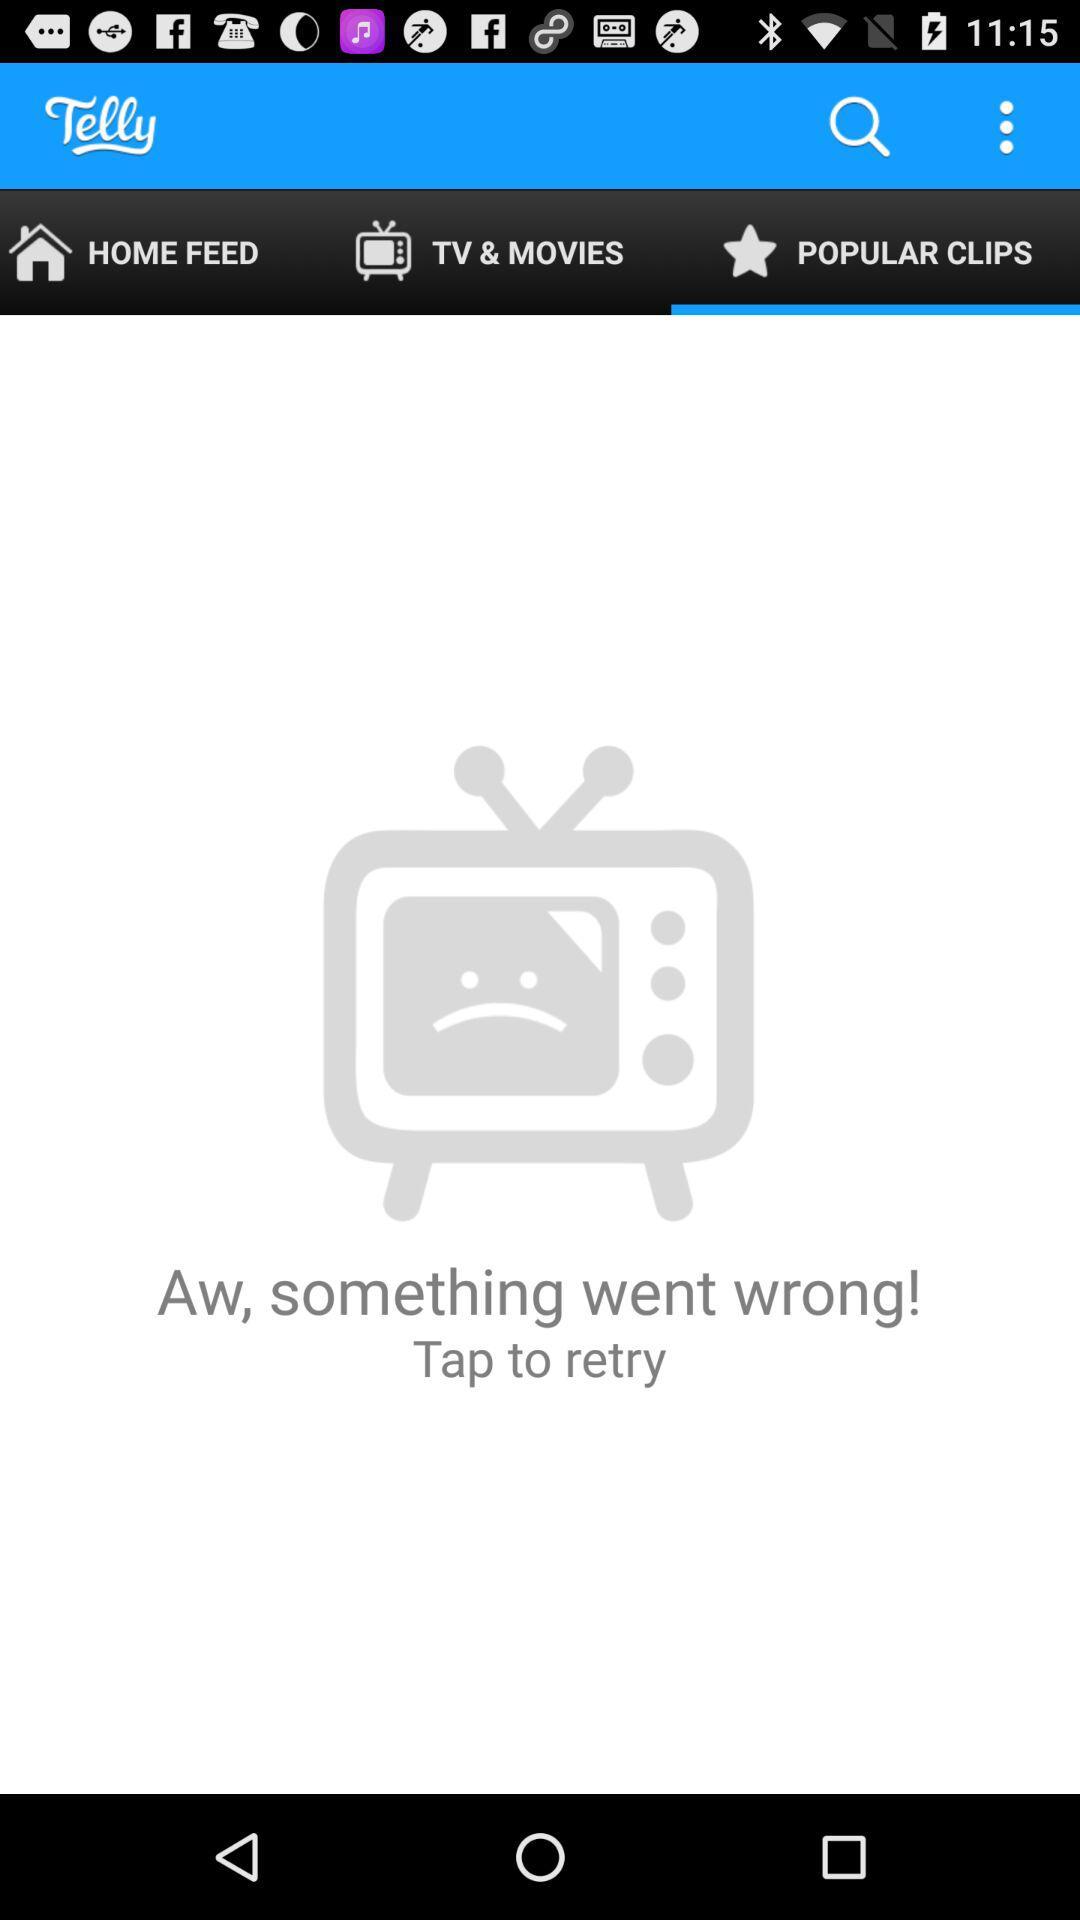  What do you see at coordinates (152, 251) in the screenshot?
I see `icon to the left of tv & movies icon` at bounding box center [152, 251].